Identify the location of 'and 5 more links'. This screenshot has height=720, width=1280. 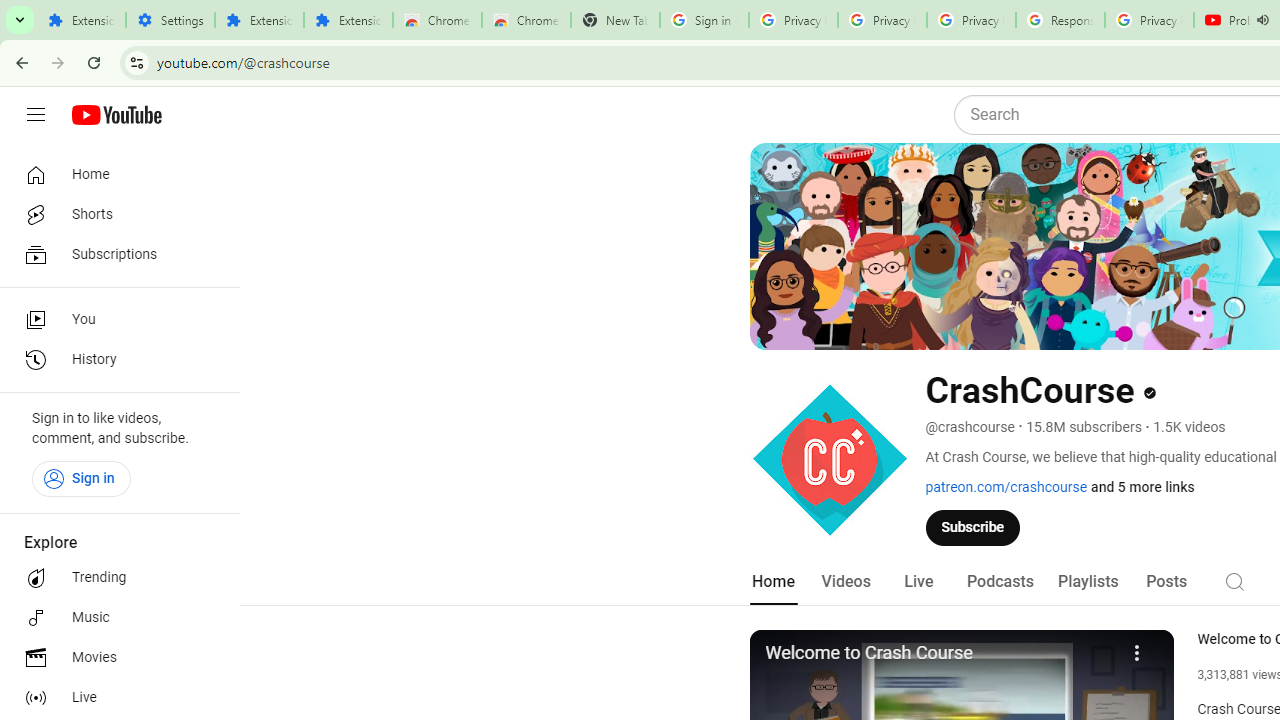
(1143, 487).